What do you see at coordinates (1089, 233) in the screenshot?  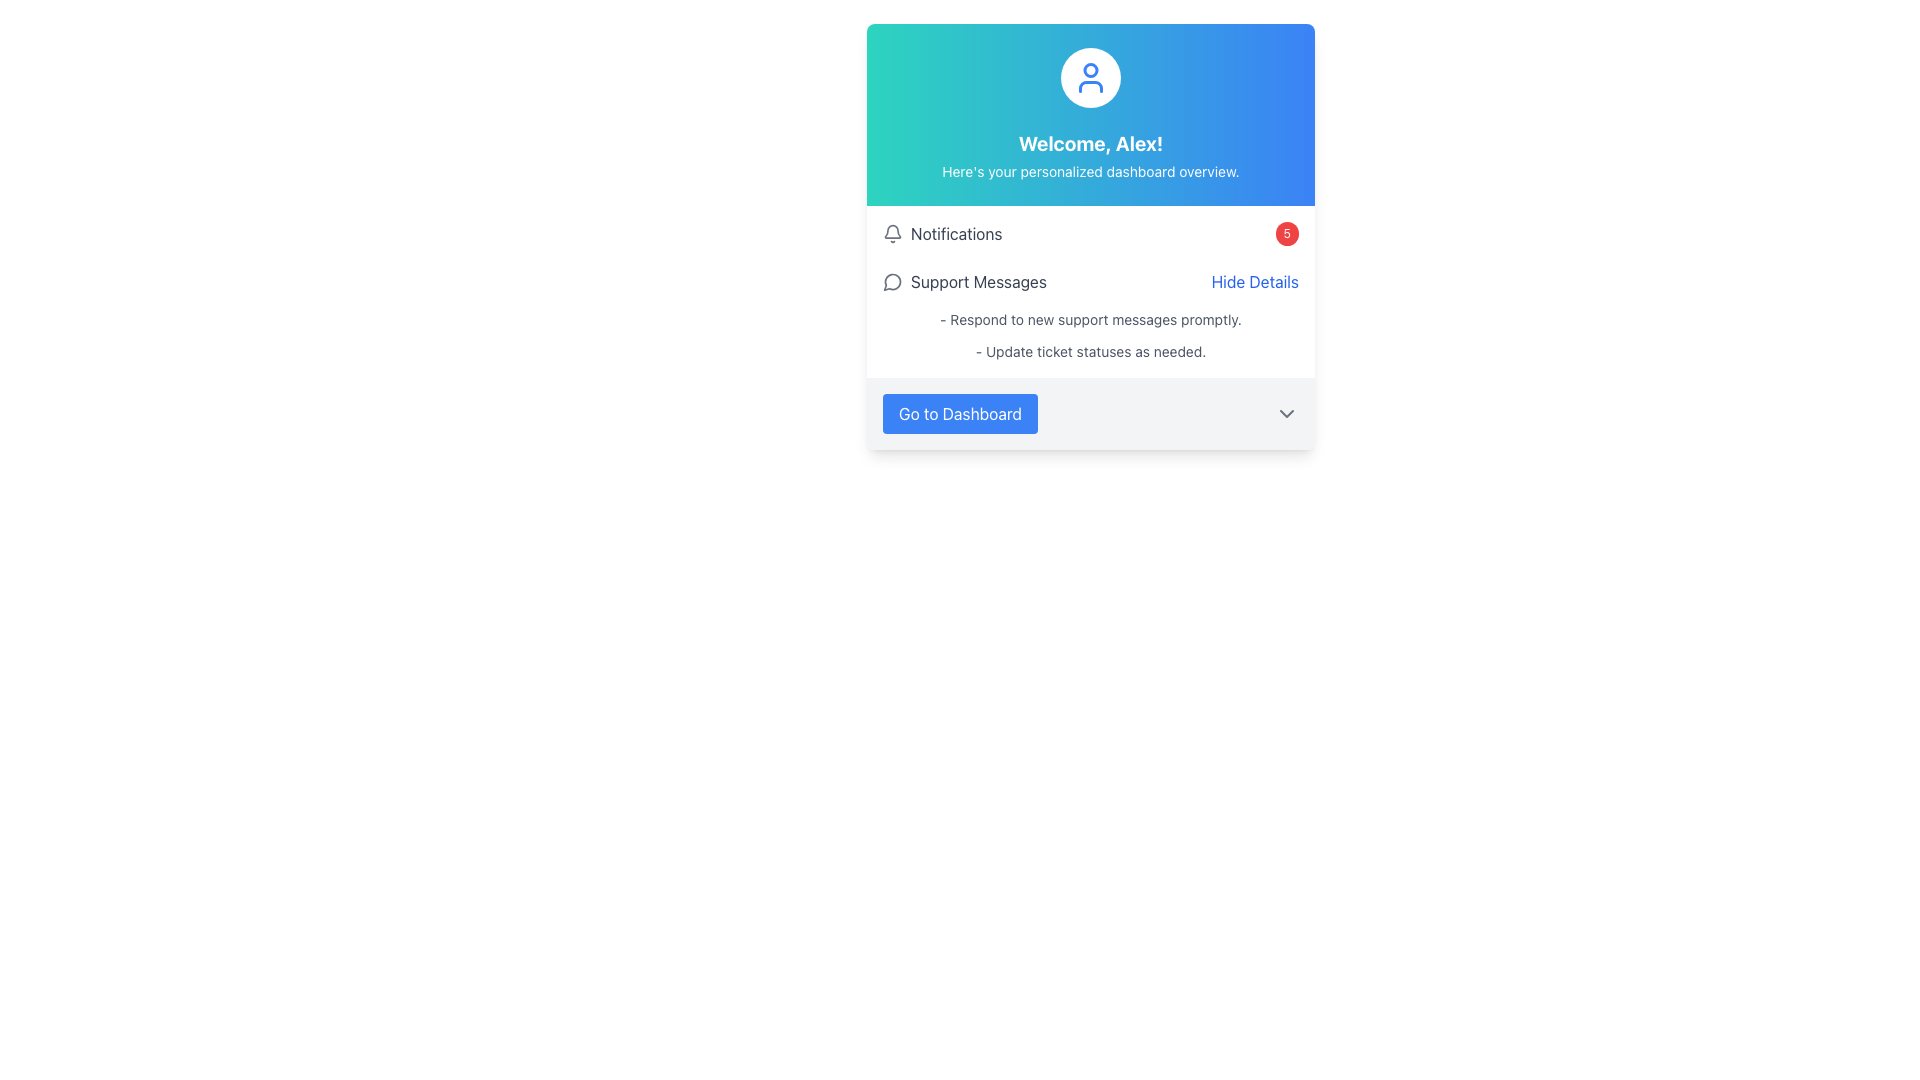 I see `the Notification Bar that displays the badge with the number '5'` at bounding box center [1089, 233].